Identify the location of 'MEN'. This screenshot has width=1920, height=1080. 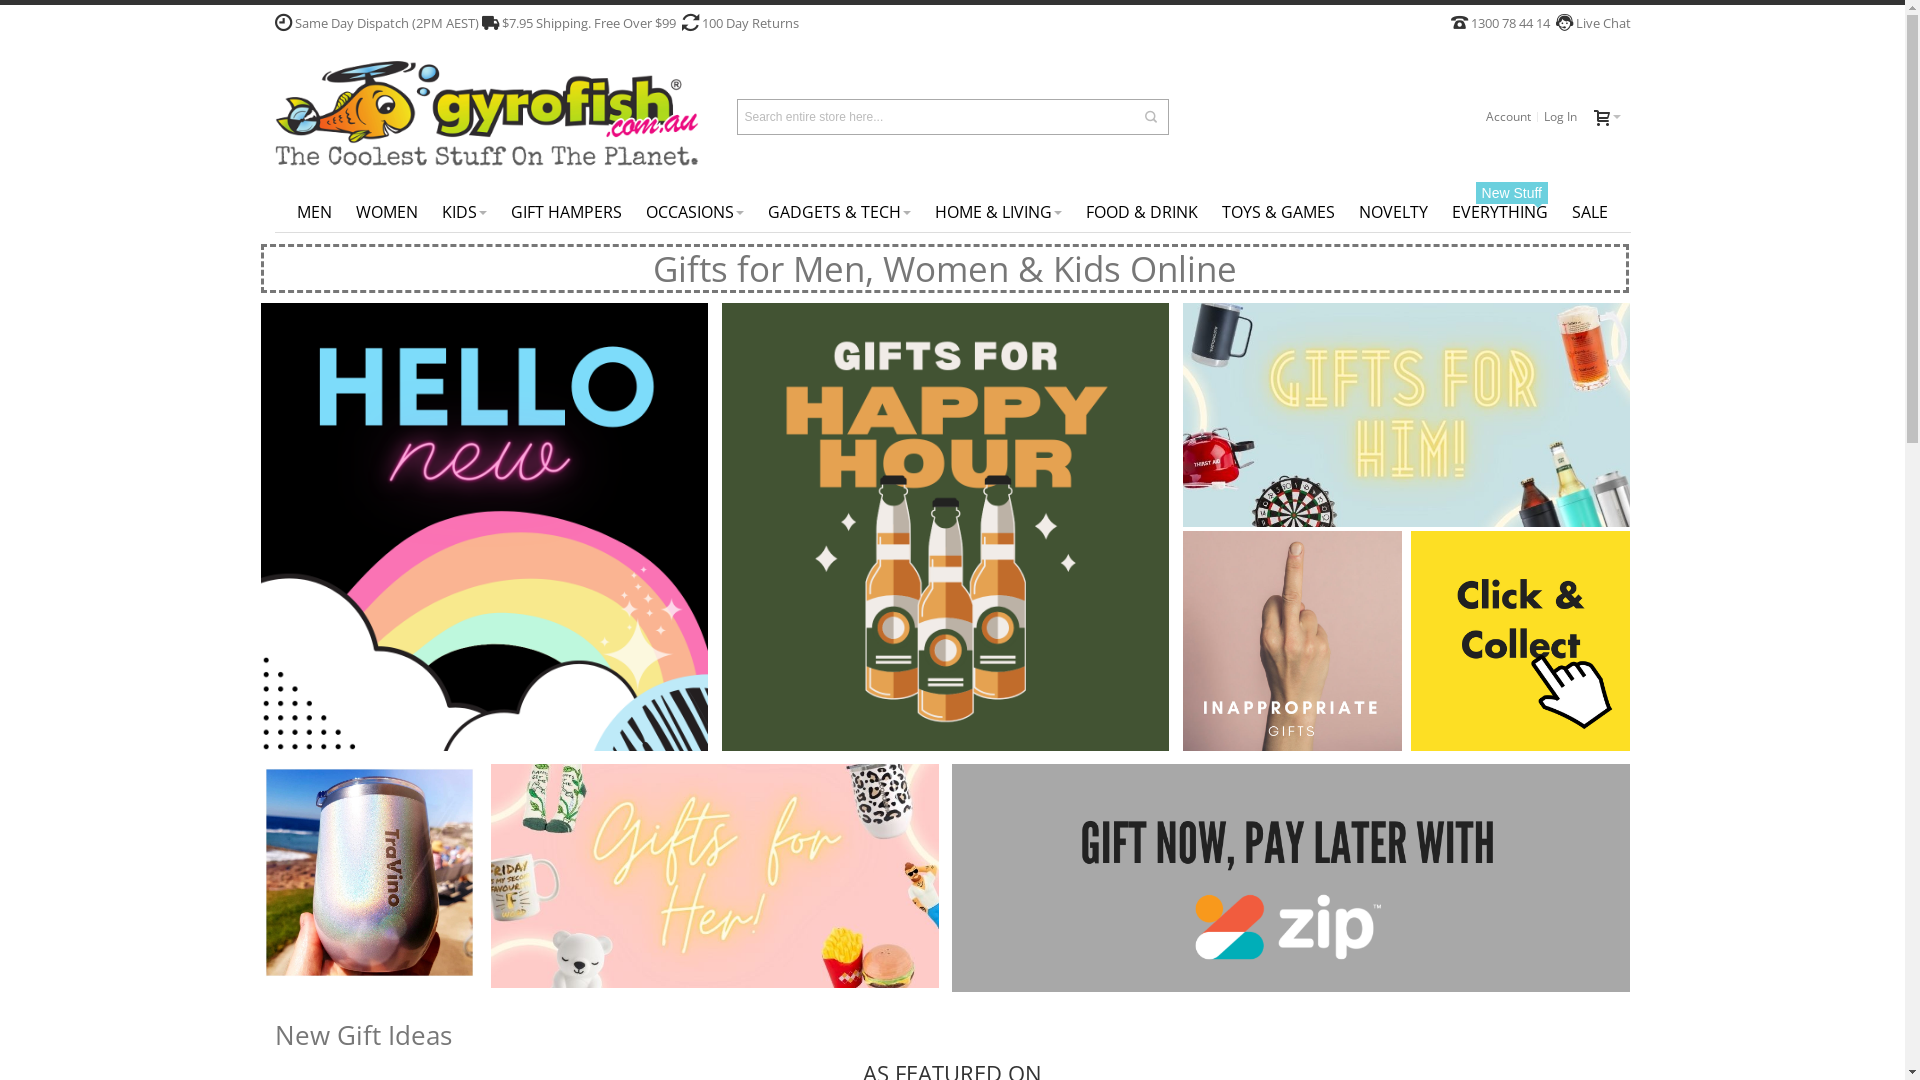
(313, 212).